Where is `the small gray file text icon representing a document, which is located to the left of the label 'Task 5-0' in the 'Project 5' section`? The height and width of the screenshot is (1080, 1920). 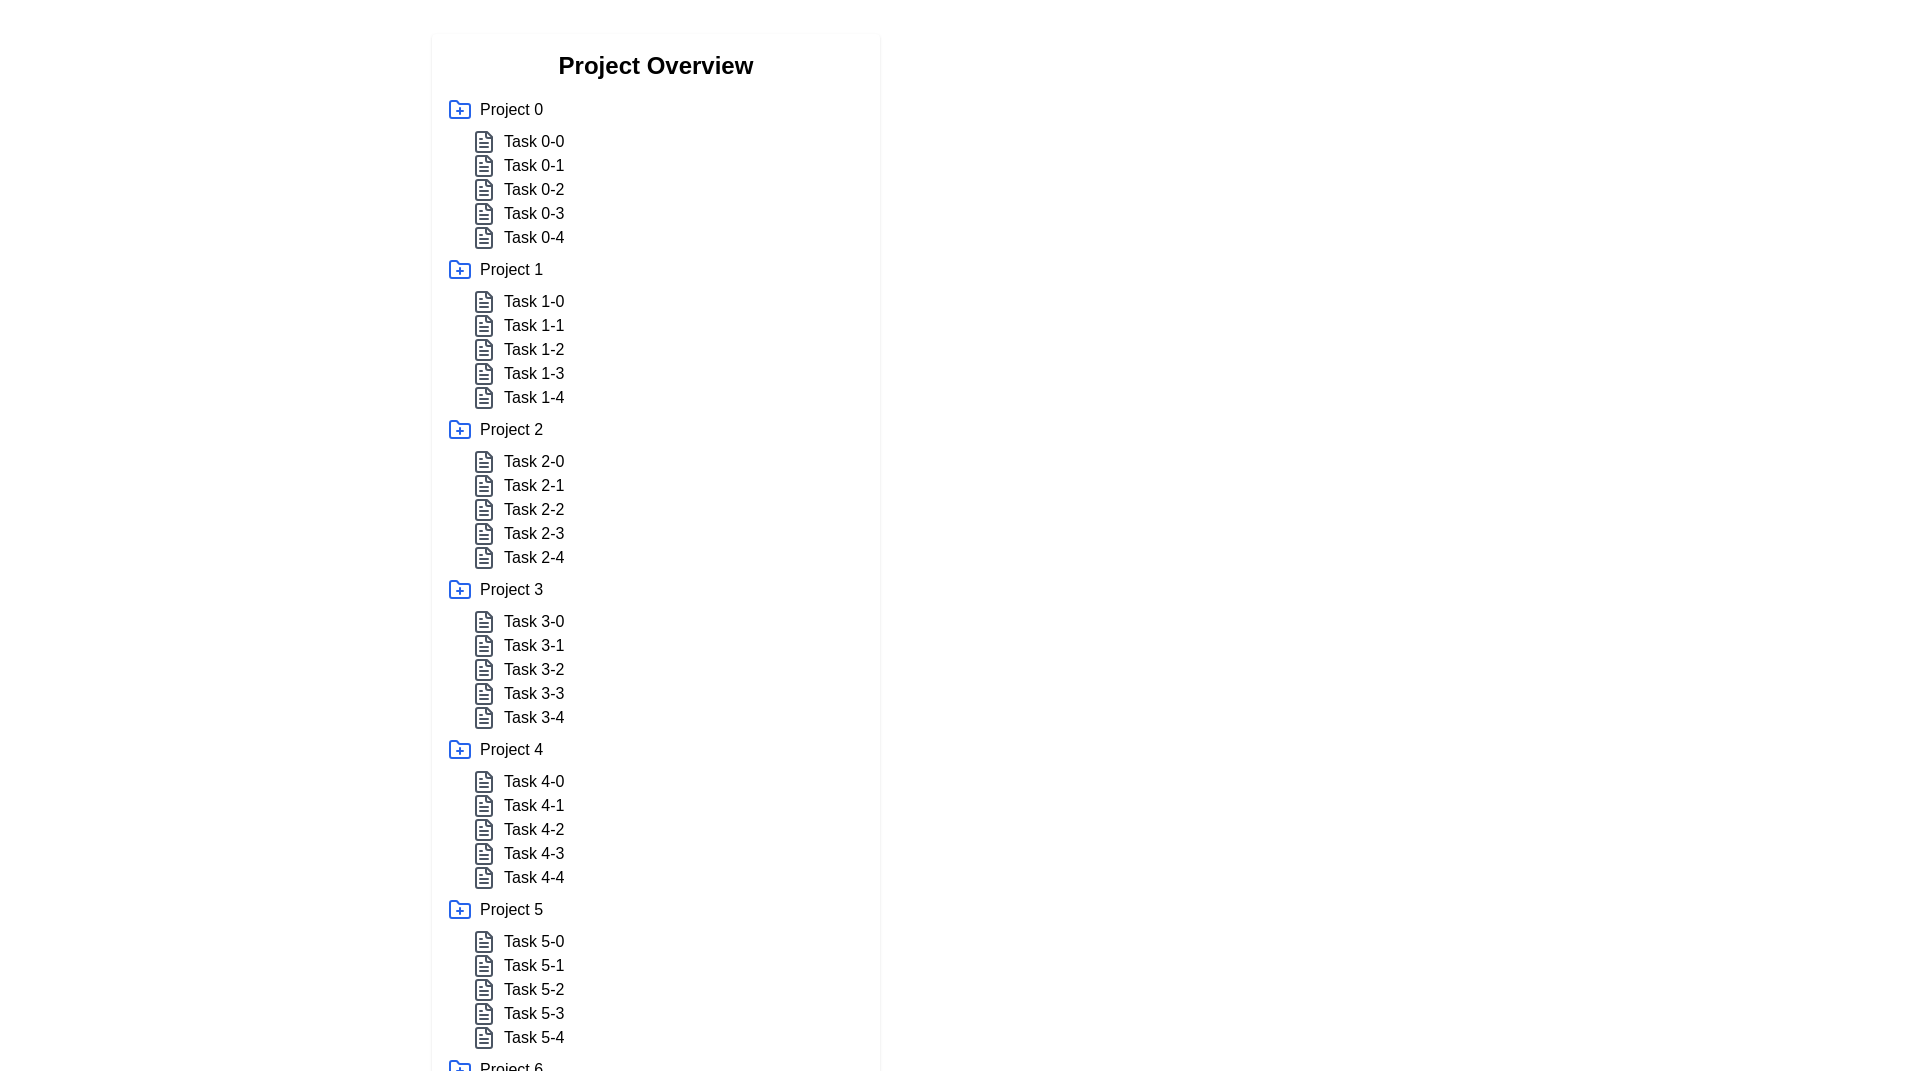
the small gray file text icon representing a document, which is located to the left of the label 'Task 5-0' in the 'Project 5' section is located at coordinates (484, 941).